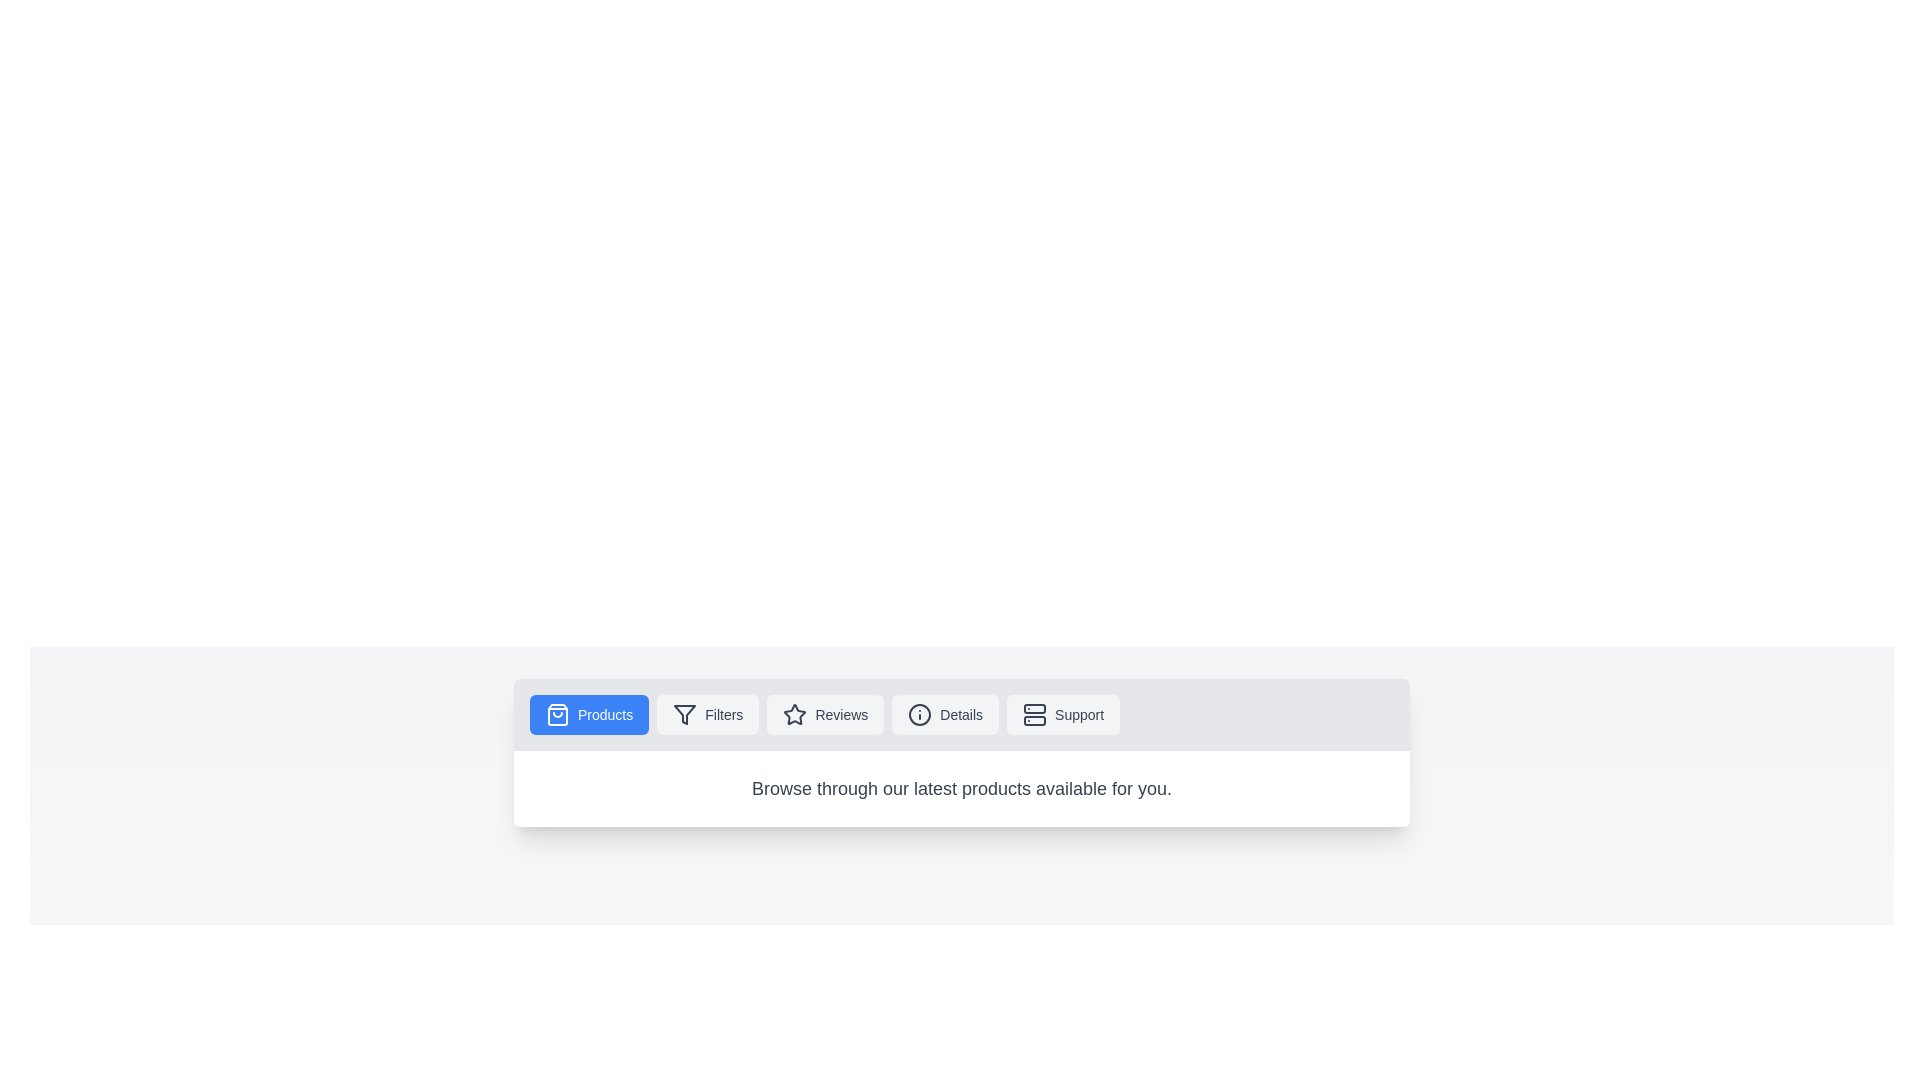 This screenshot has height=1080, width=1920. I want to click on the Products tab to observe its hover effect, so click(588, 713).